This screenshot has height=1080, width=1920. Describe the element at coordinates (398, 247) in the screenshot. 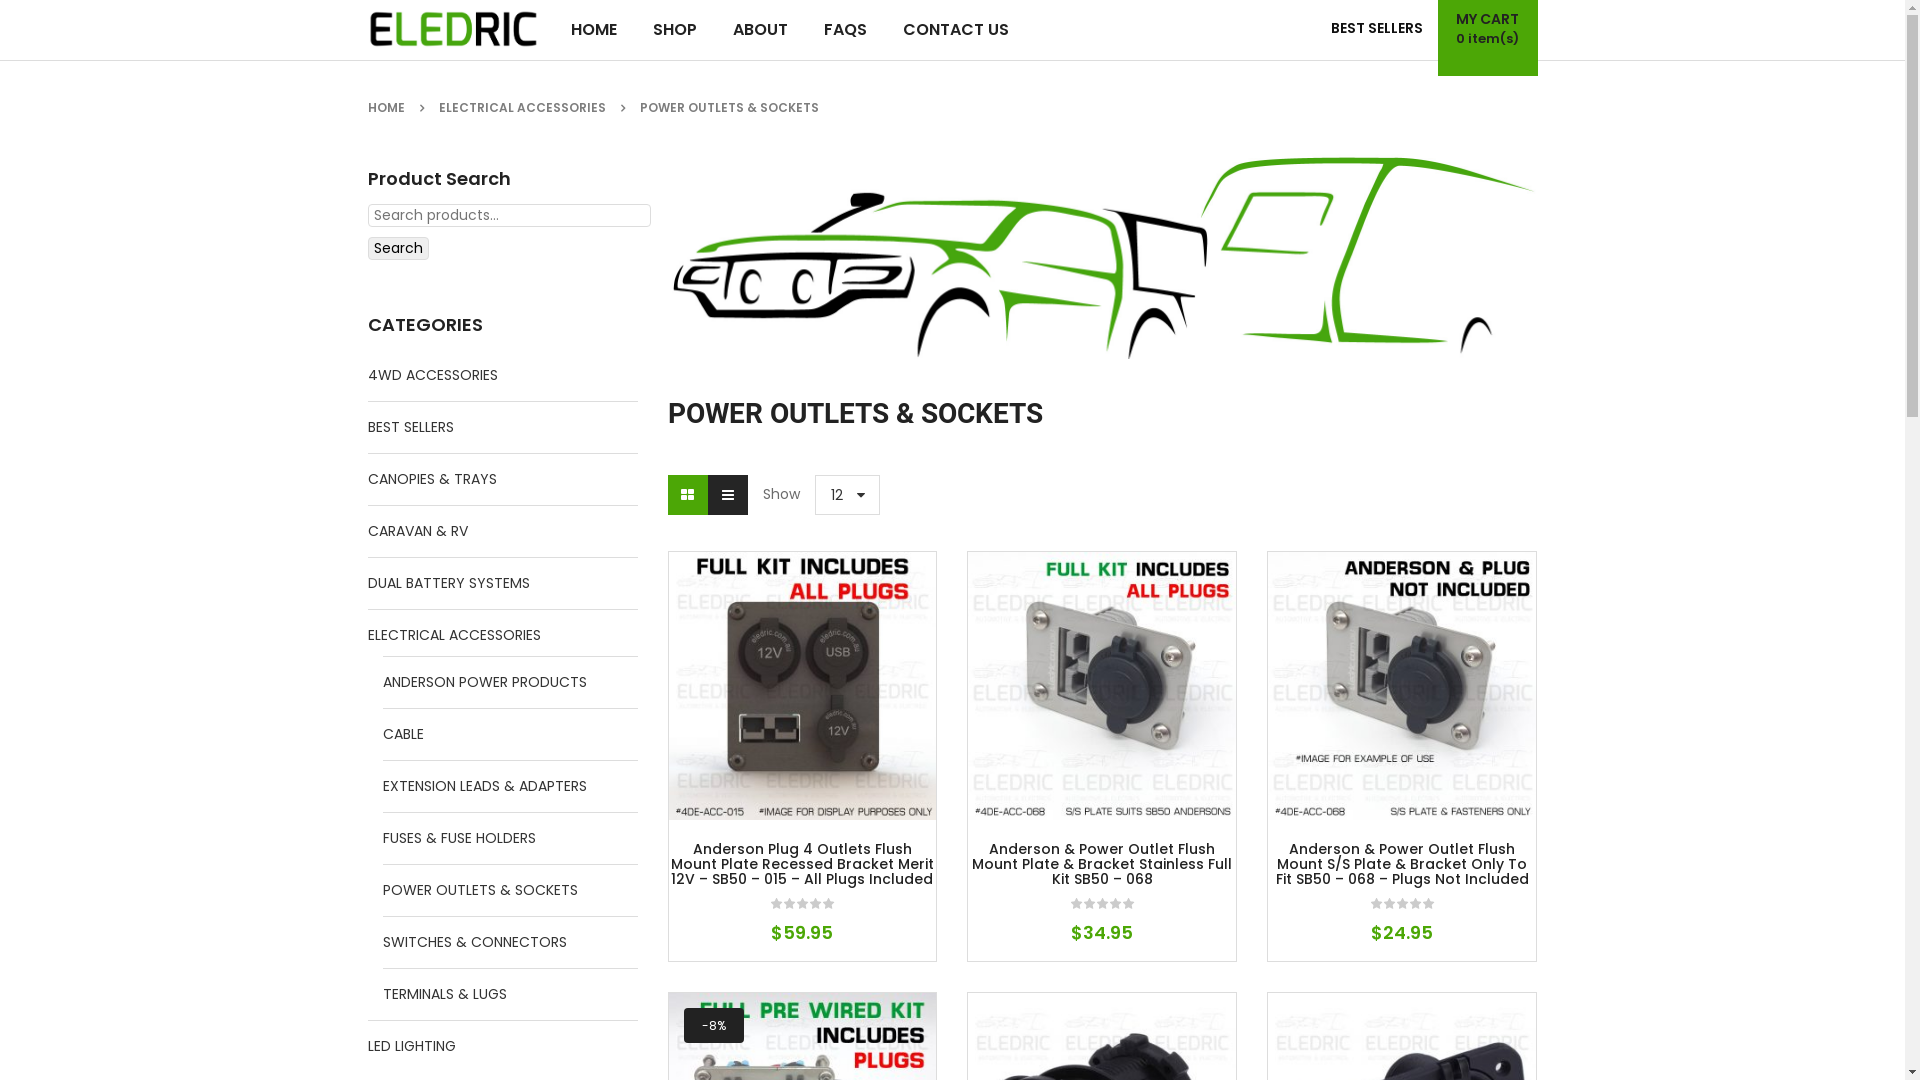

I see `'Search'` at that location.